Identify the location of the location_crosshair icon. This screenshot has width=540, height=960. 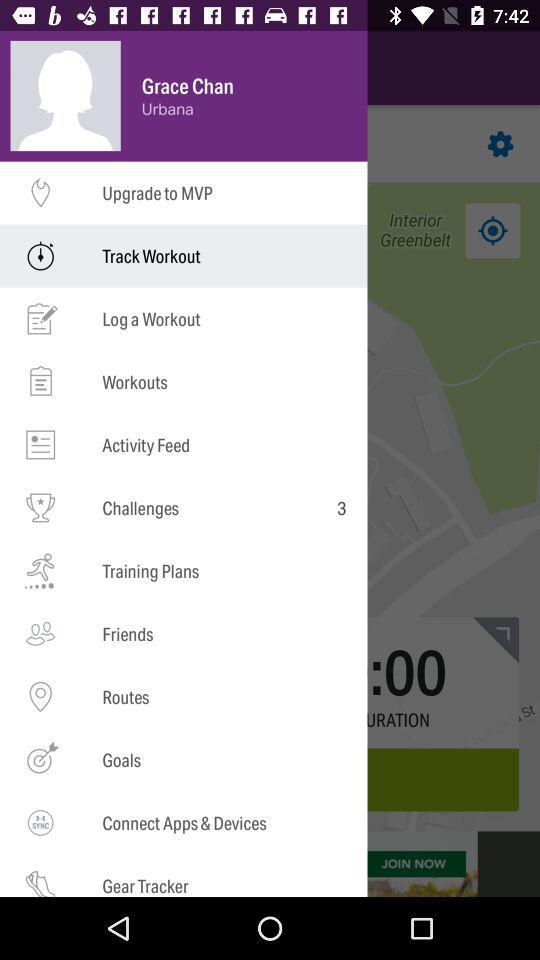
(47, 230).